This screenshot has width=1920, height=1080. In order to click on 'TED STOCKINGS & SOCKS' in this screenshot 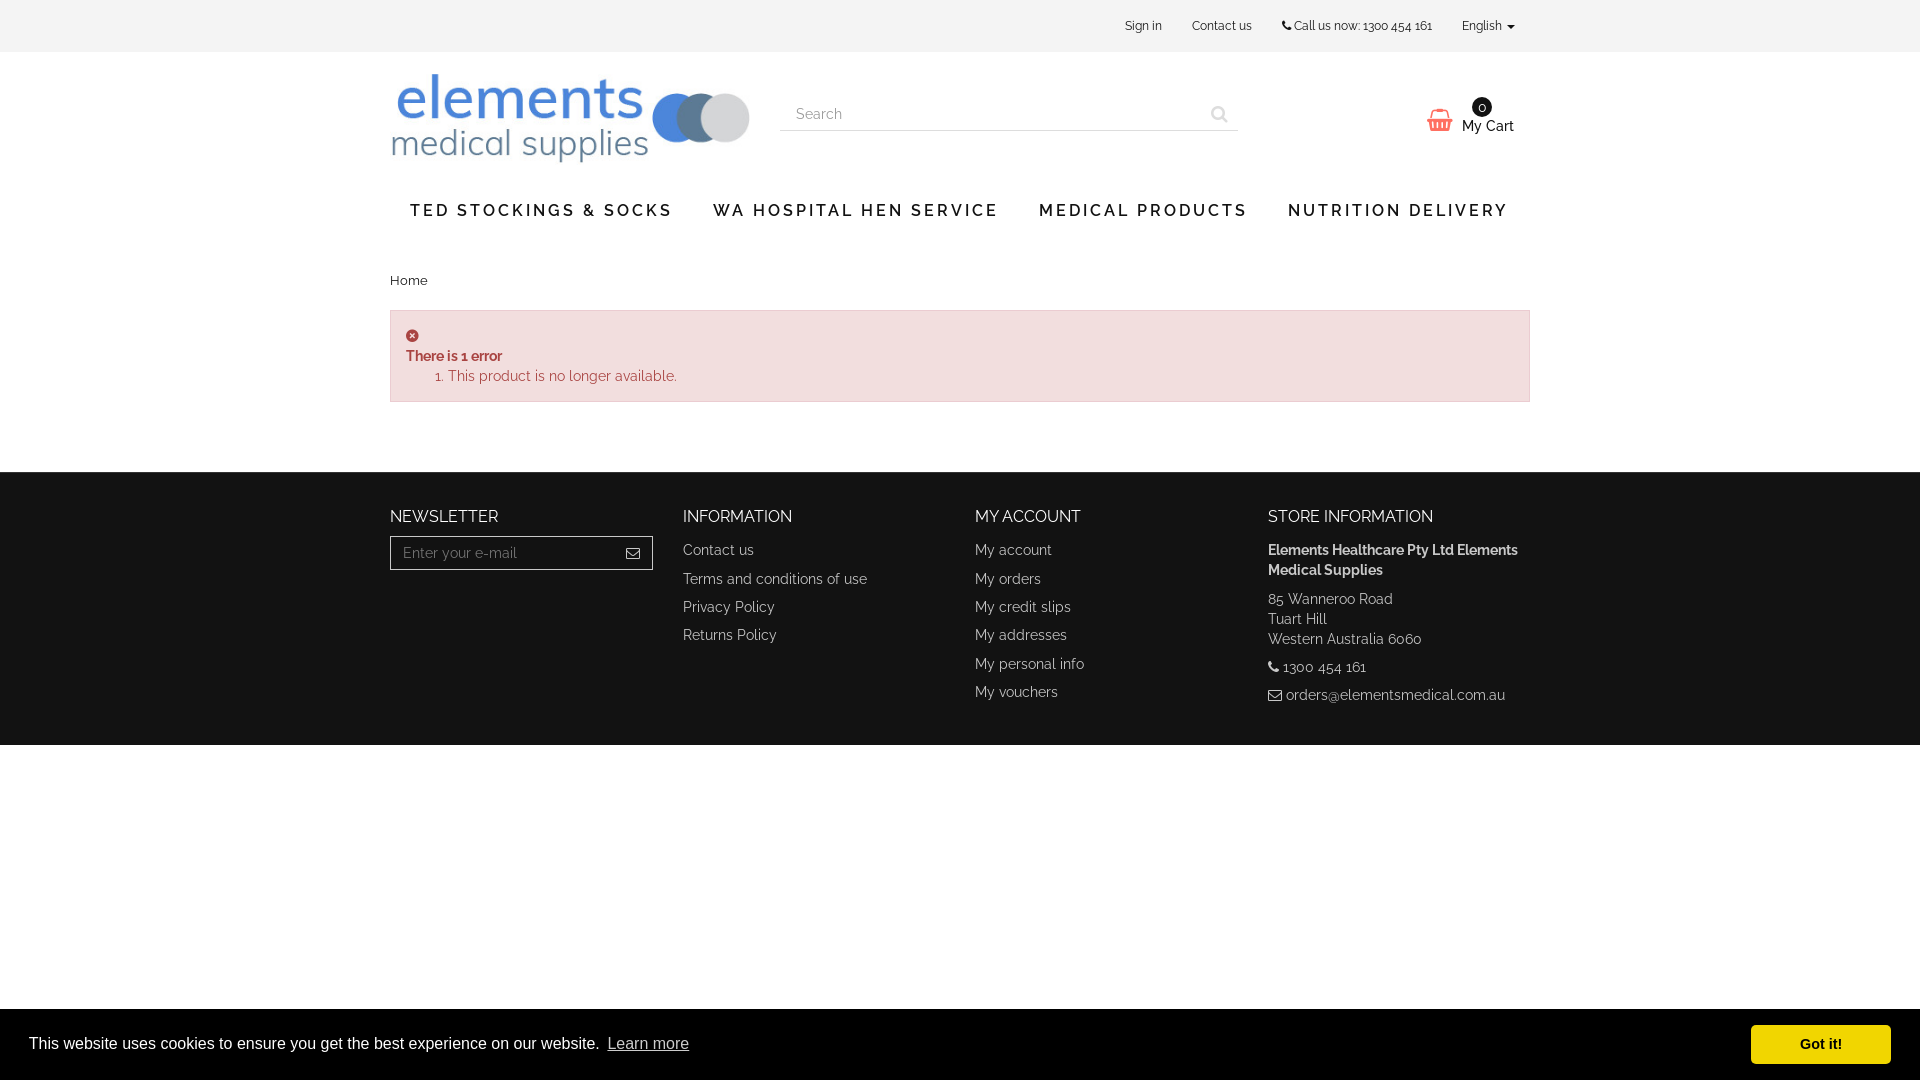, I will do `click(541, 211)`.